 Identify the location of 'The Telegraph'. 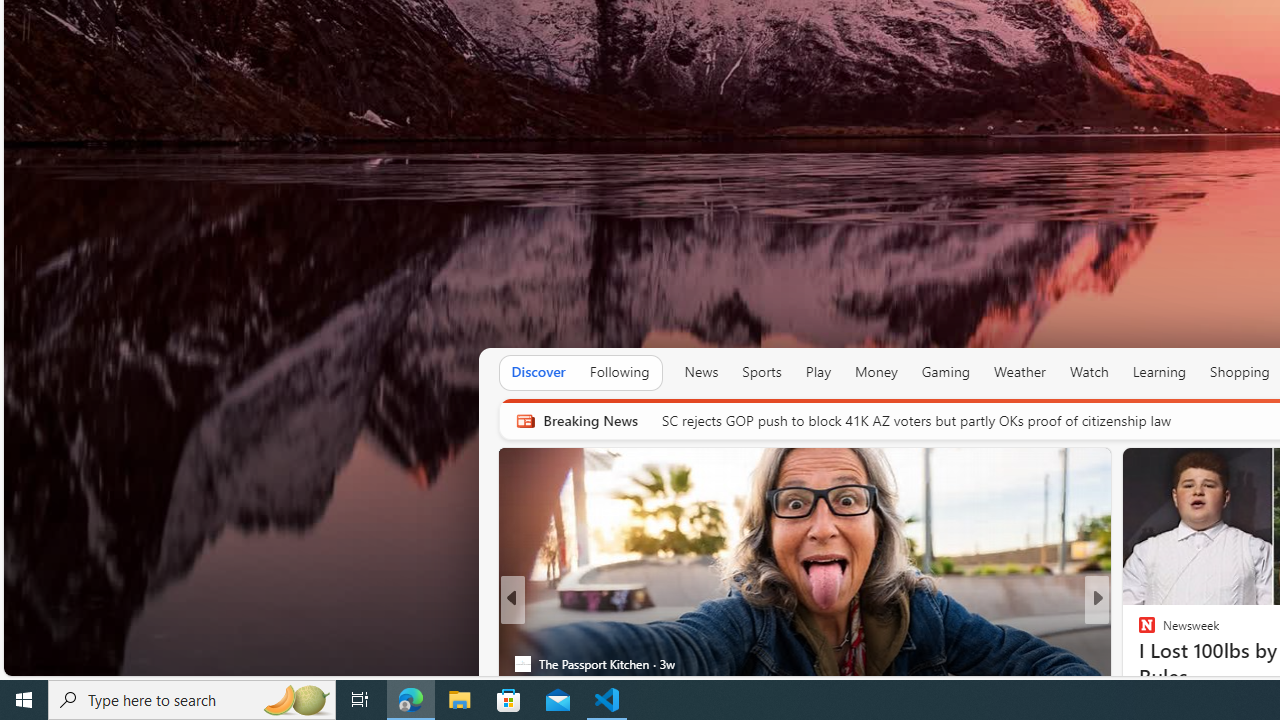
(1138, 663).